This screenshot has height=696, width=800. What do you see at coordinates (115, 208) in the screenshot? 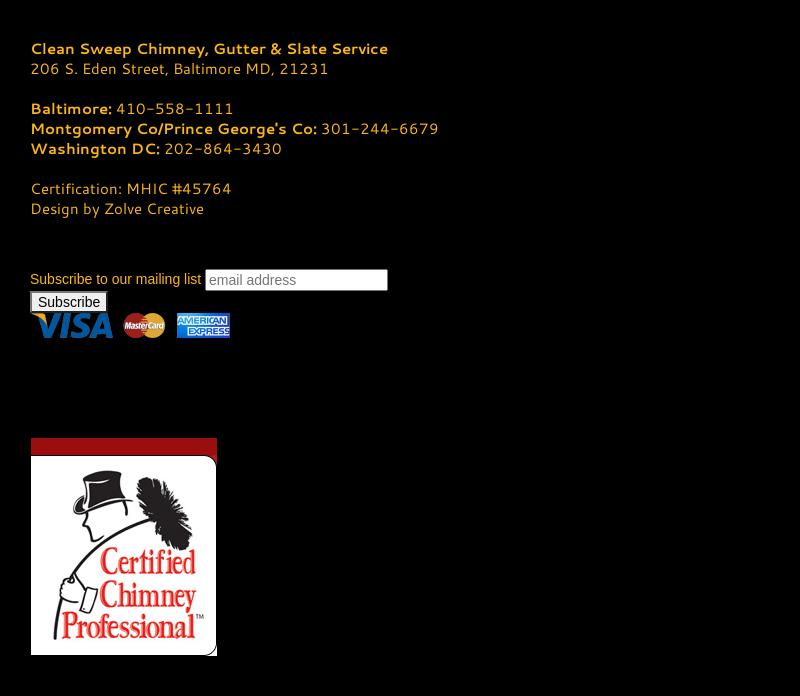
I see `'Design by Zolve Creative'` at bounding box center [115, 208].